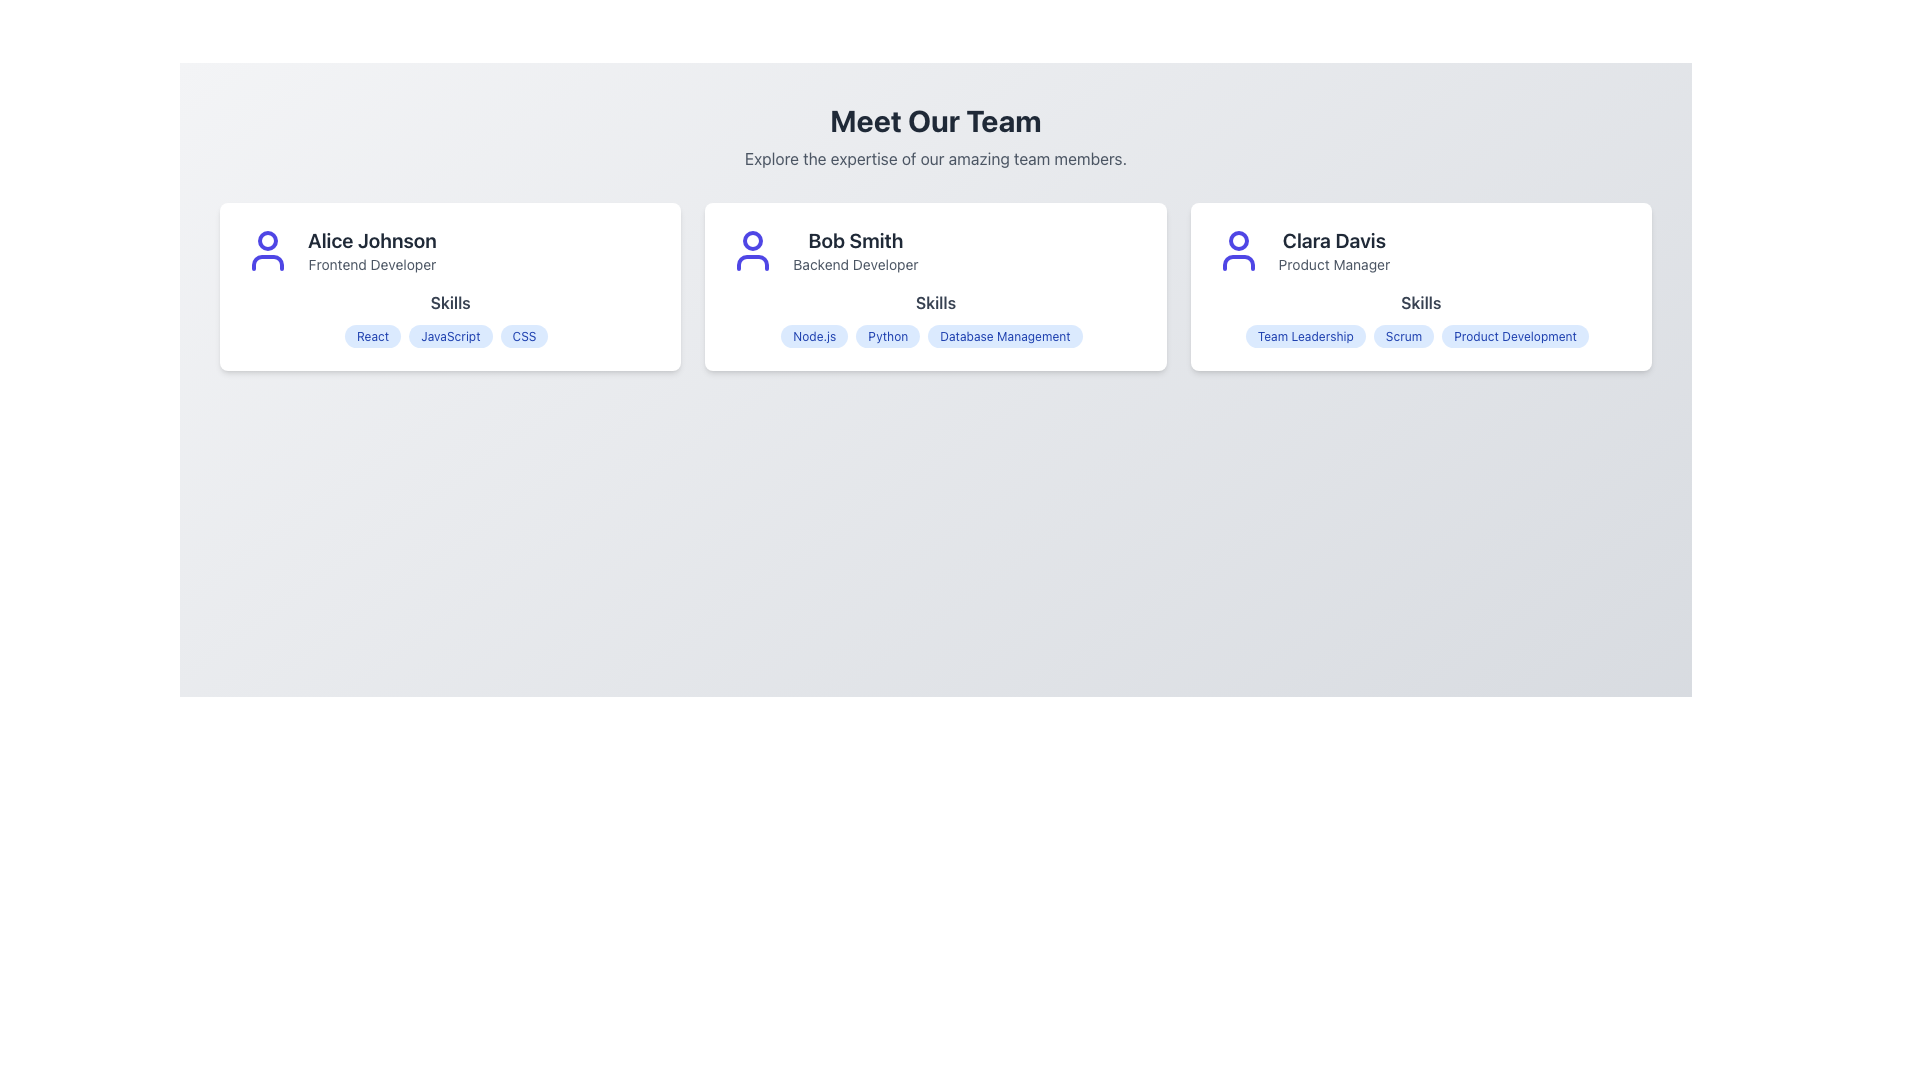 The height and width of the screenshot is (1080, 1920). I want to click on the bold text label displaying 'Bob Smith', which is positioned above the subtitle 'Backend Developer' in the middle card of a three-card layout, so click(855, 239).